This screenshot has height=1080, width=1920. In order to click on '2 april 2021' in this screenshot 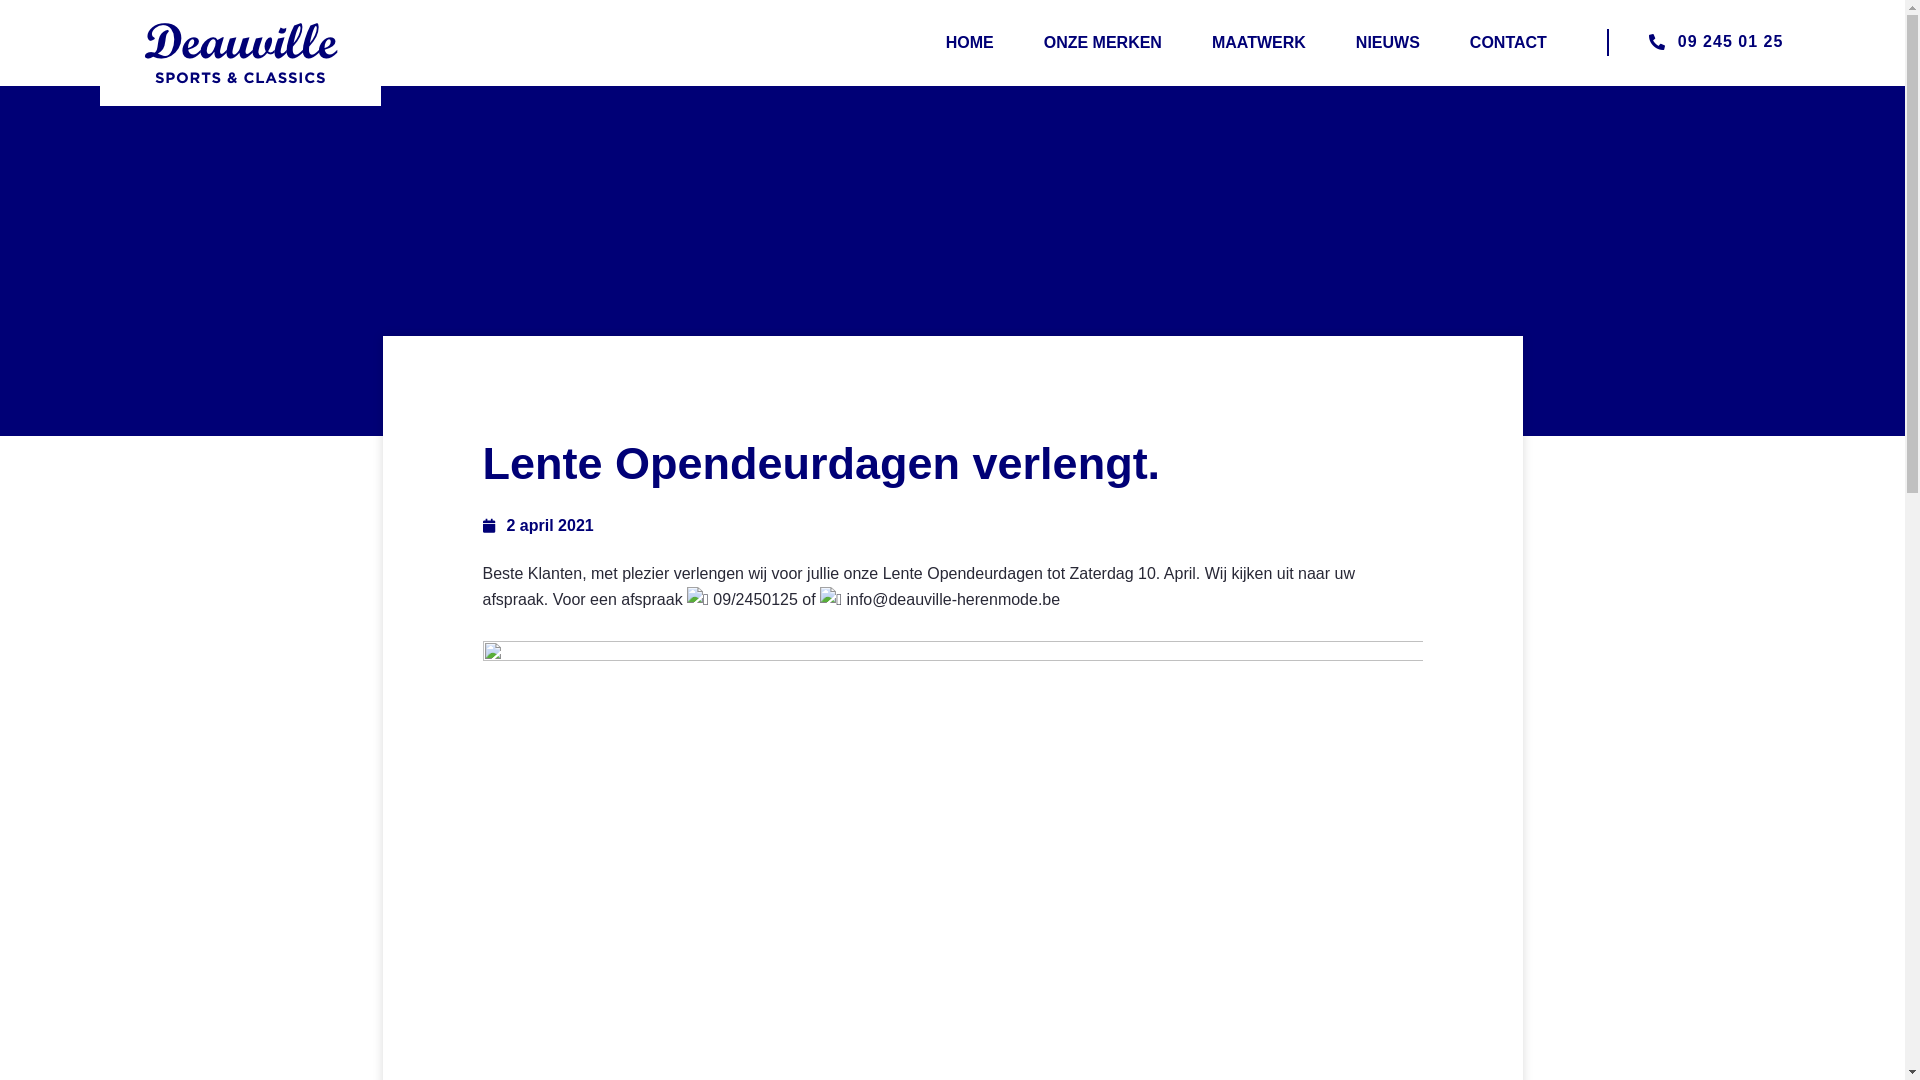, I will do `click(537, 524)`.